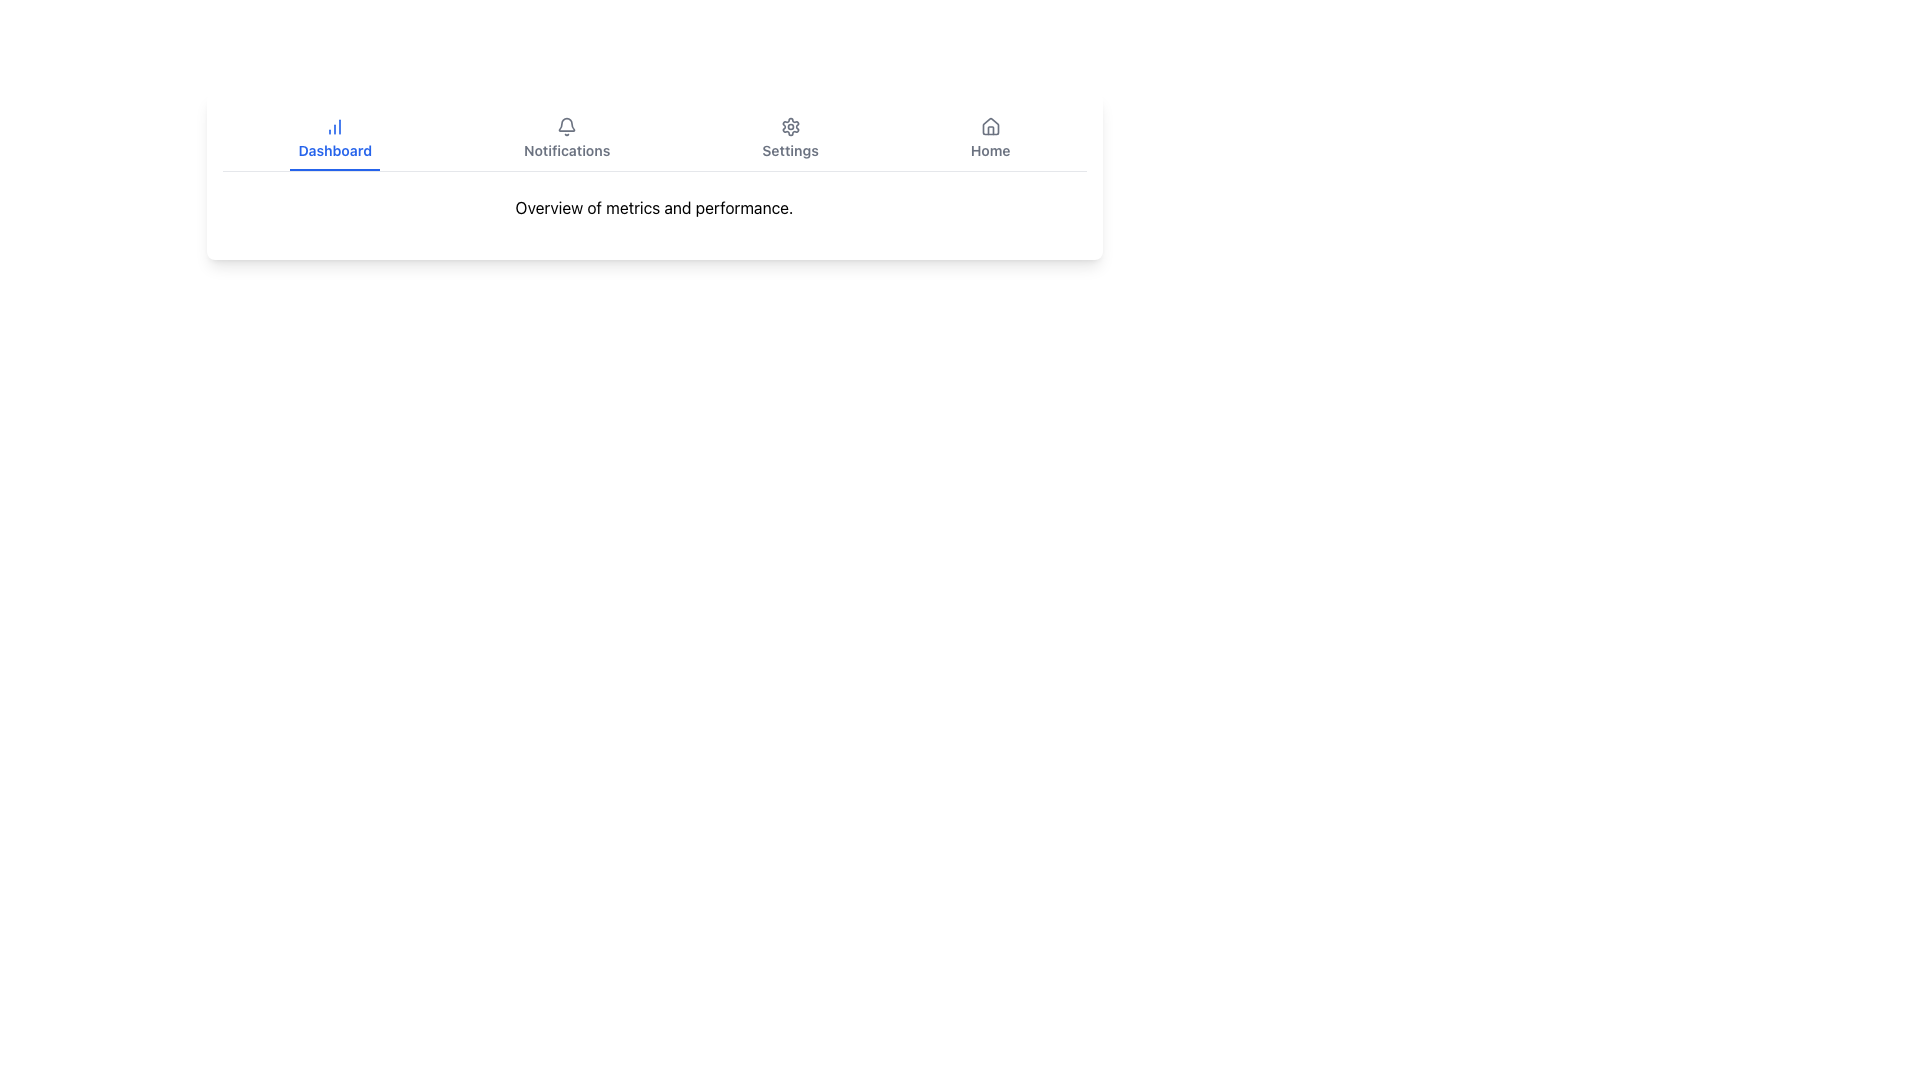 This screenshot has width=1920, height=1080. I want to click on the notifications icon (bell) located at the top navigation bar, so click(565, 127).